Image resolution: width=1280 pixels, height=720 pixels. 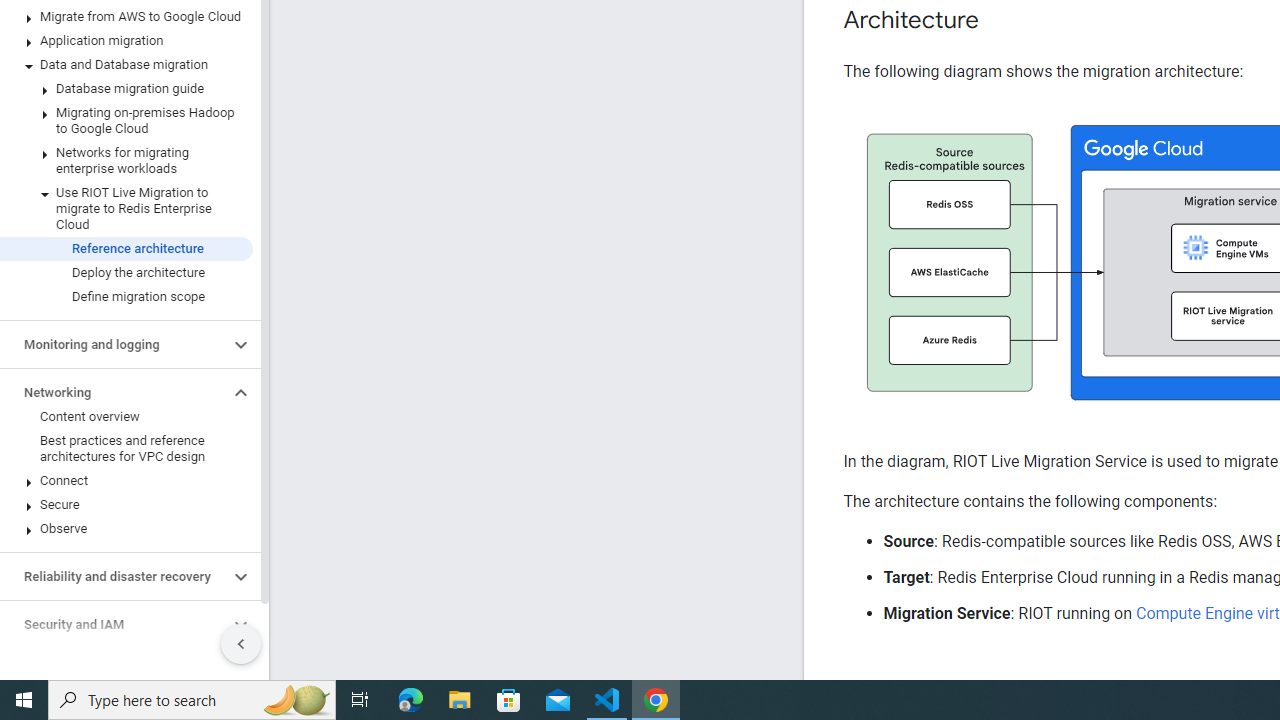 What do you see at coordinates (125, 16) in the screenshot?
I see `'Migrate from AWS to Google Cloud'` at bounding box center [125, 16].